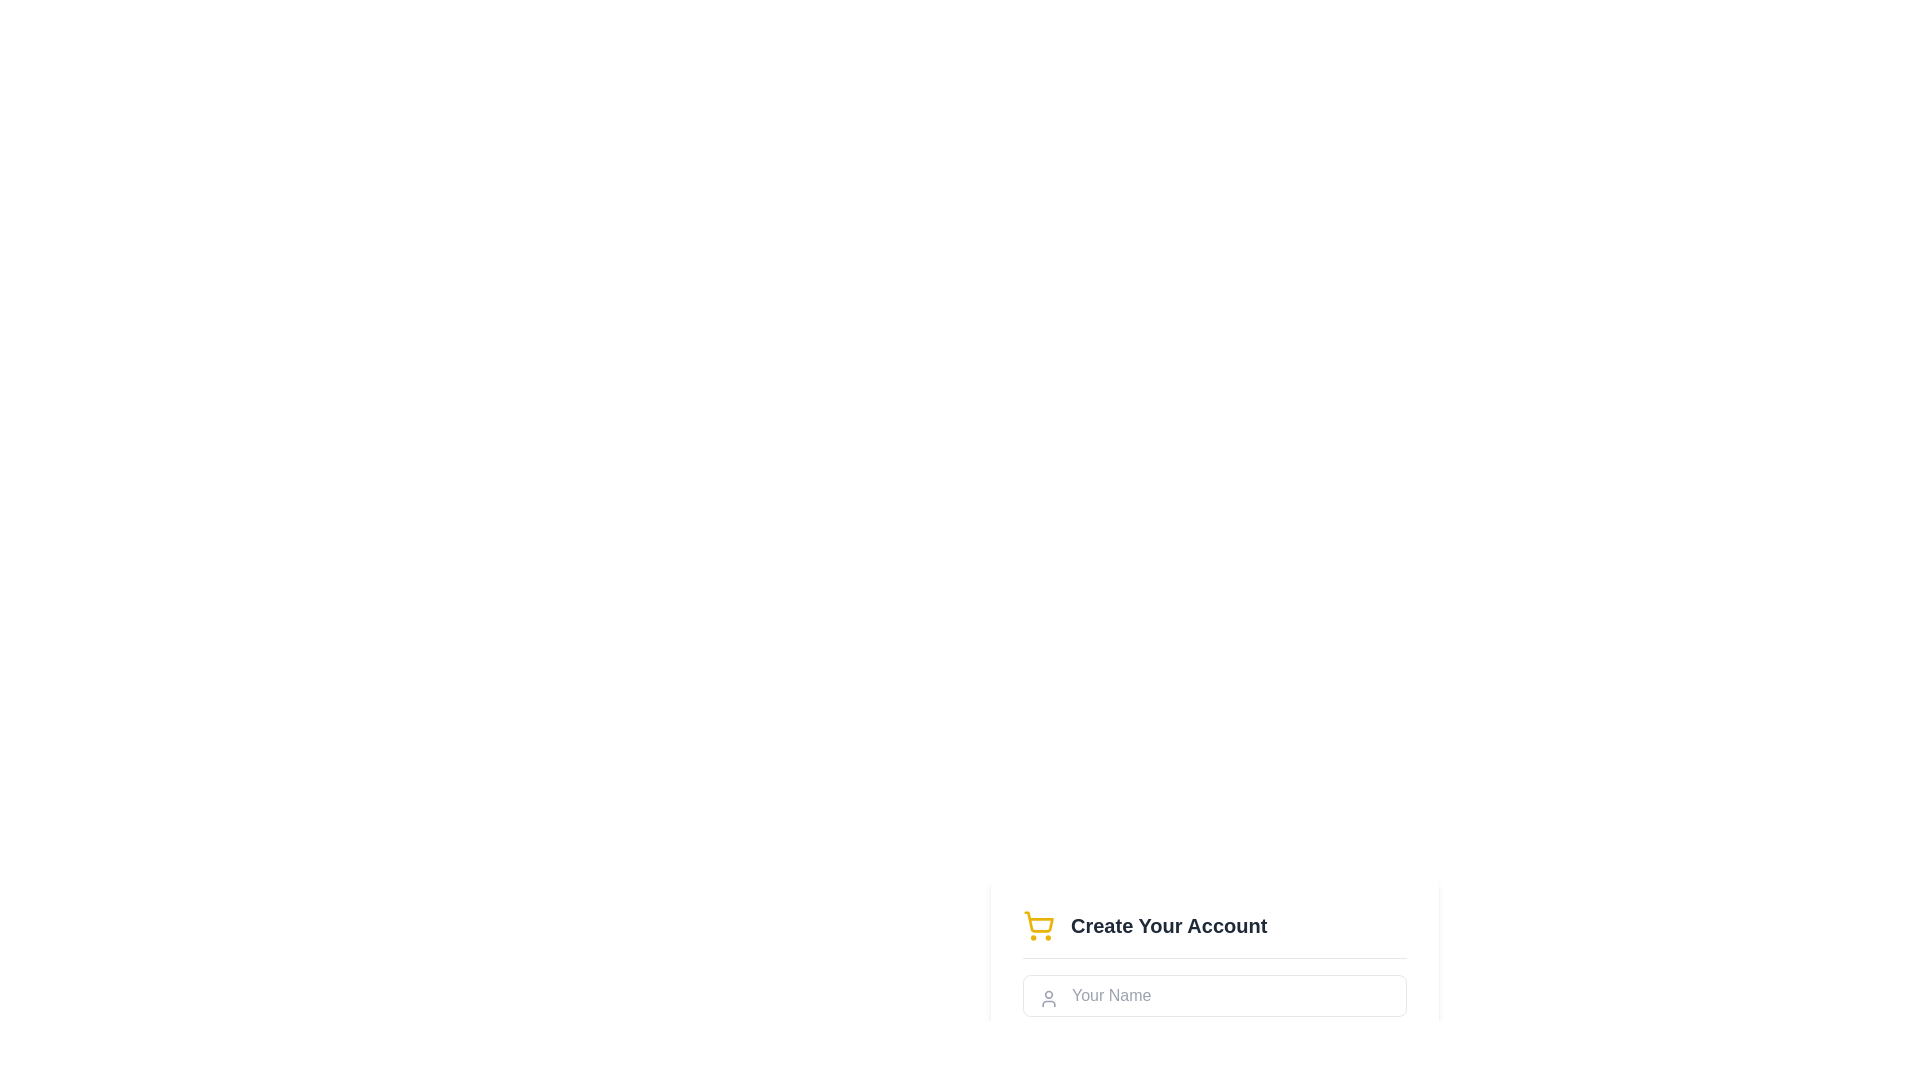 Image resolution: width=1920 pixels, height=1080 pixels. What do you see at coordinates (1048, 998) in the screenshot?
I see `the Decorative icon, which is a compact user profile silhouette styled in gray, located inside the input field with the placeholder 'Your Name'` at bounding box center [1048, 998].